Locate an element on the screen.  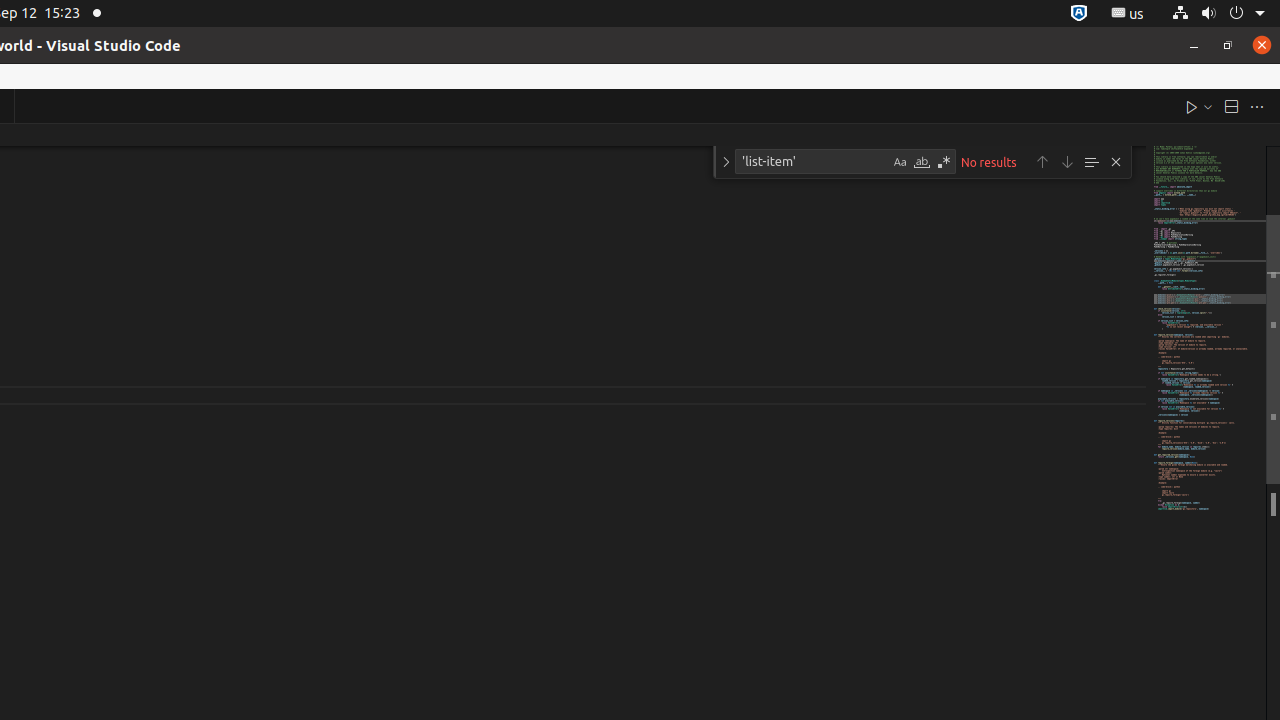
'Find in Selection (Alt+L)' is located at coordinates (1089, 160).